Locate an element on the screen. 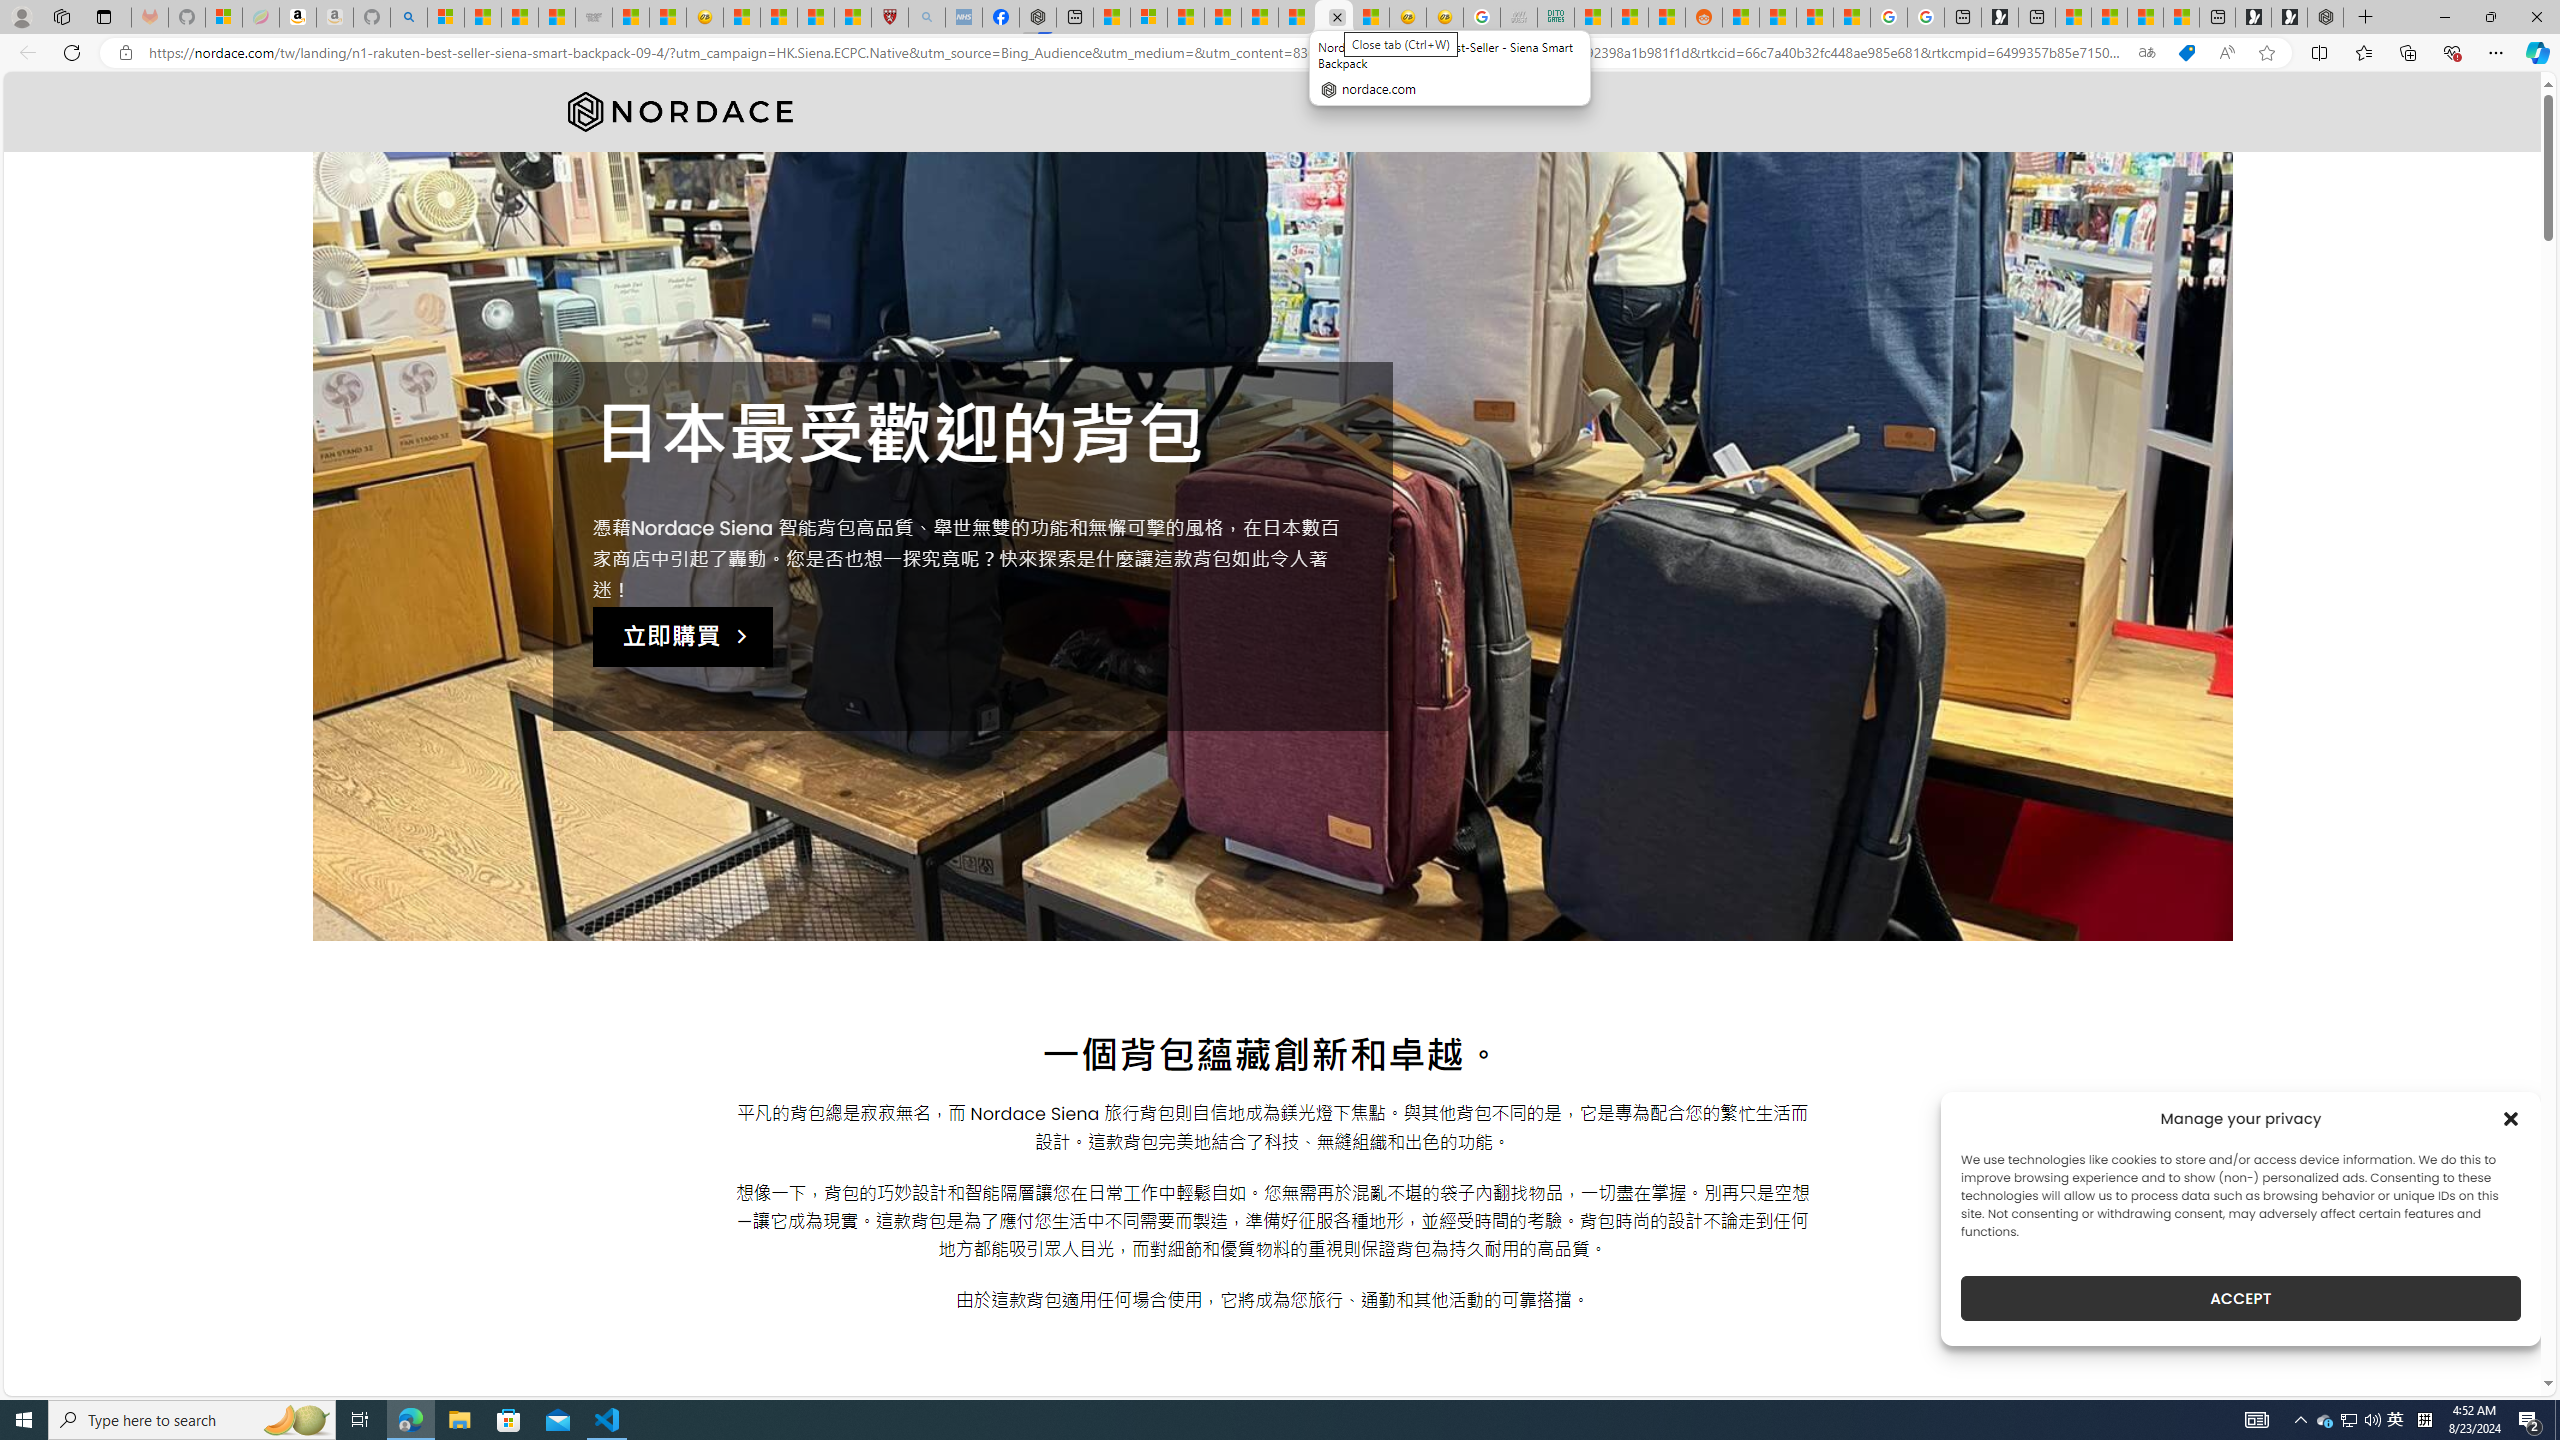  'Favorites' is located at coordinates (2364, 51).